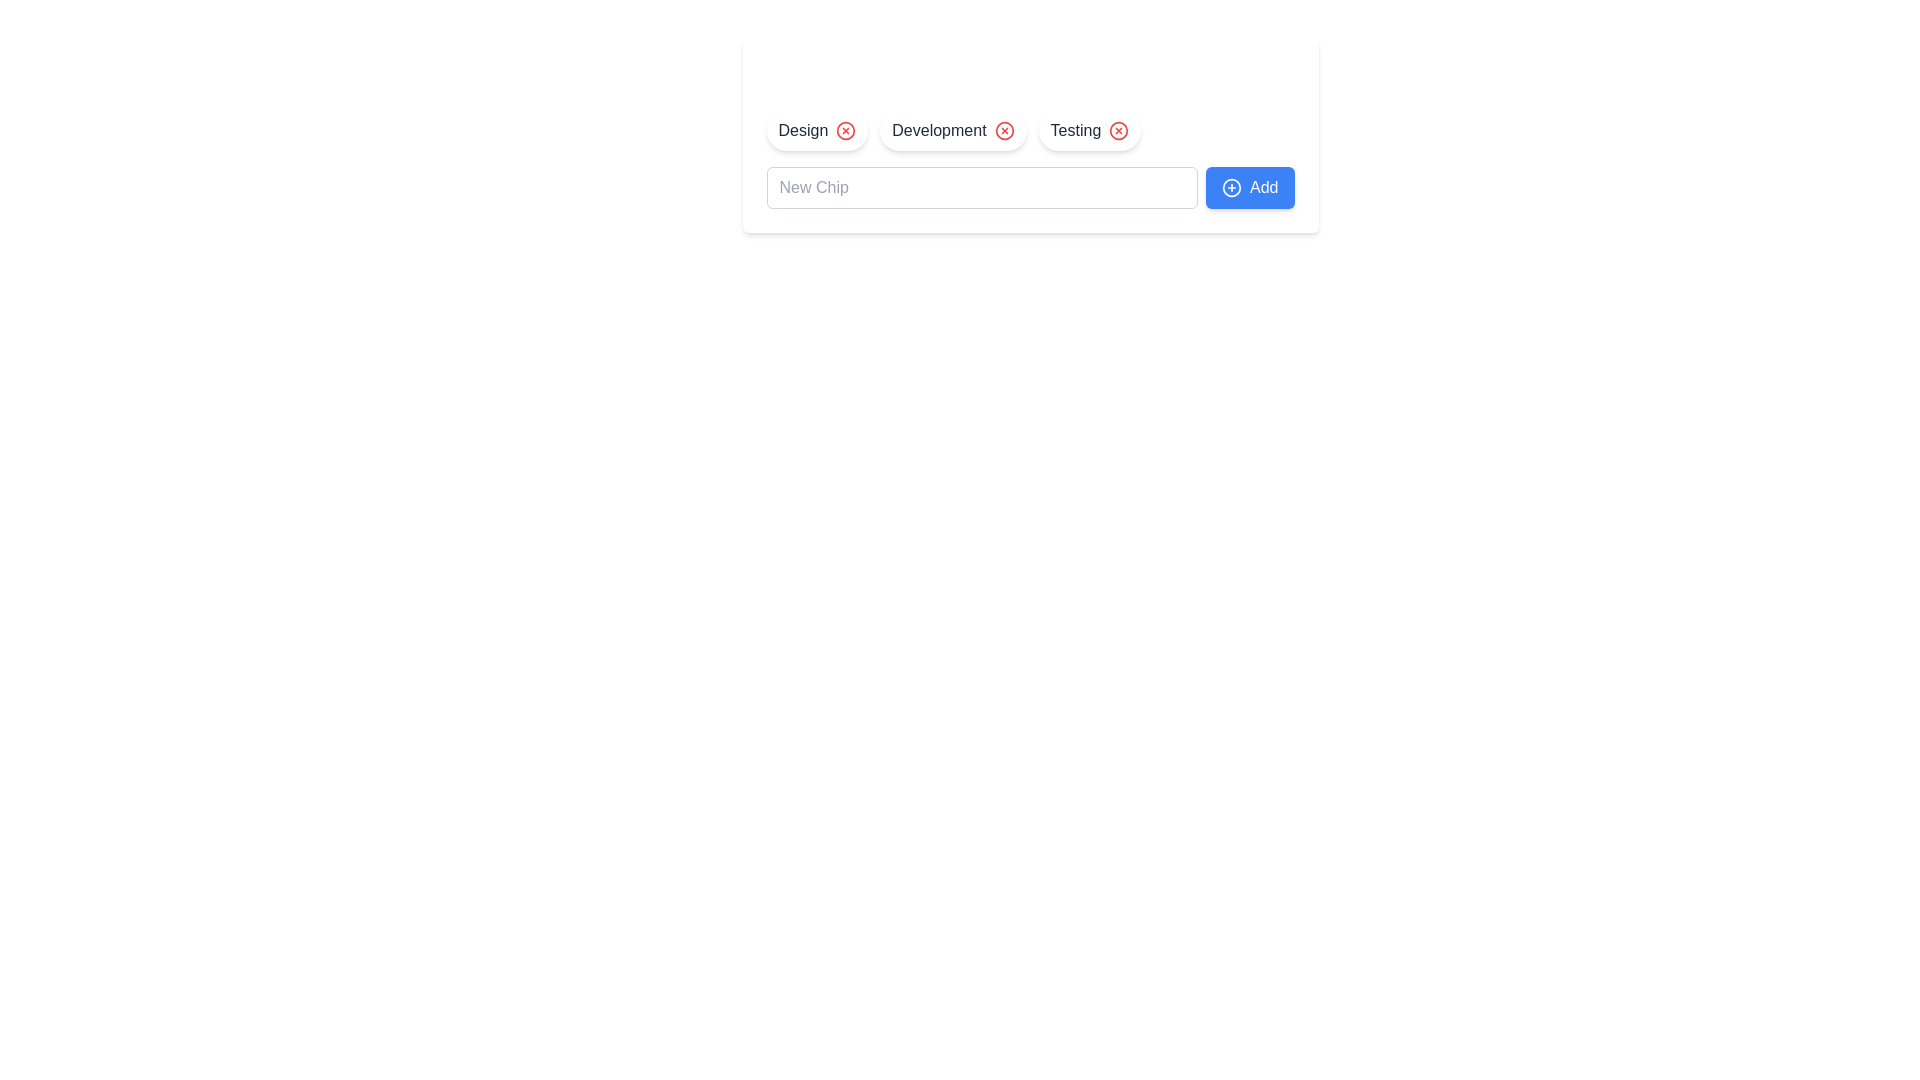  I want to click on the input field to focus and enable text selection, so click(982, 188).